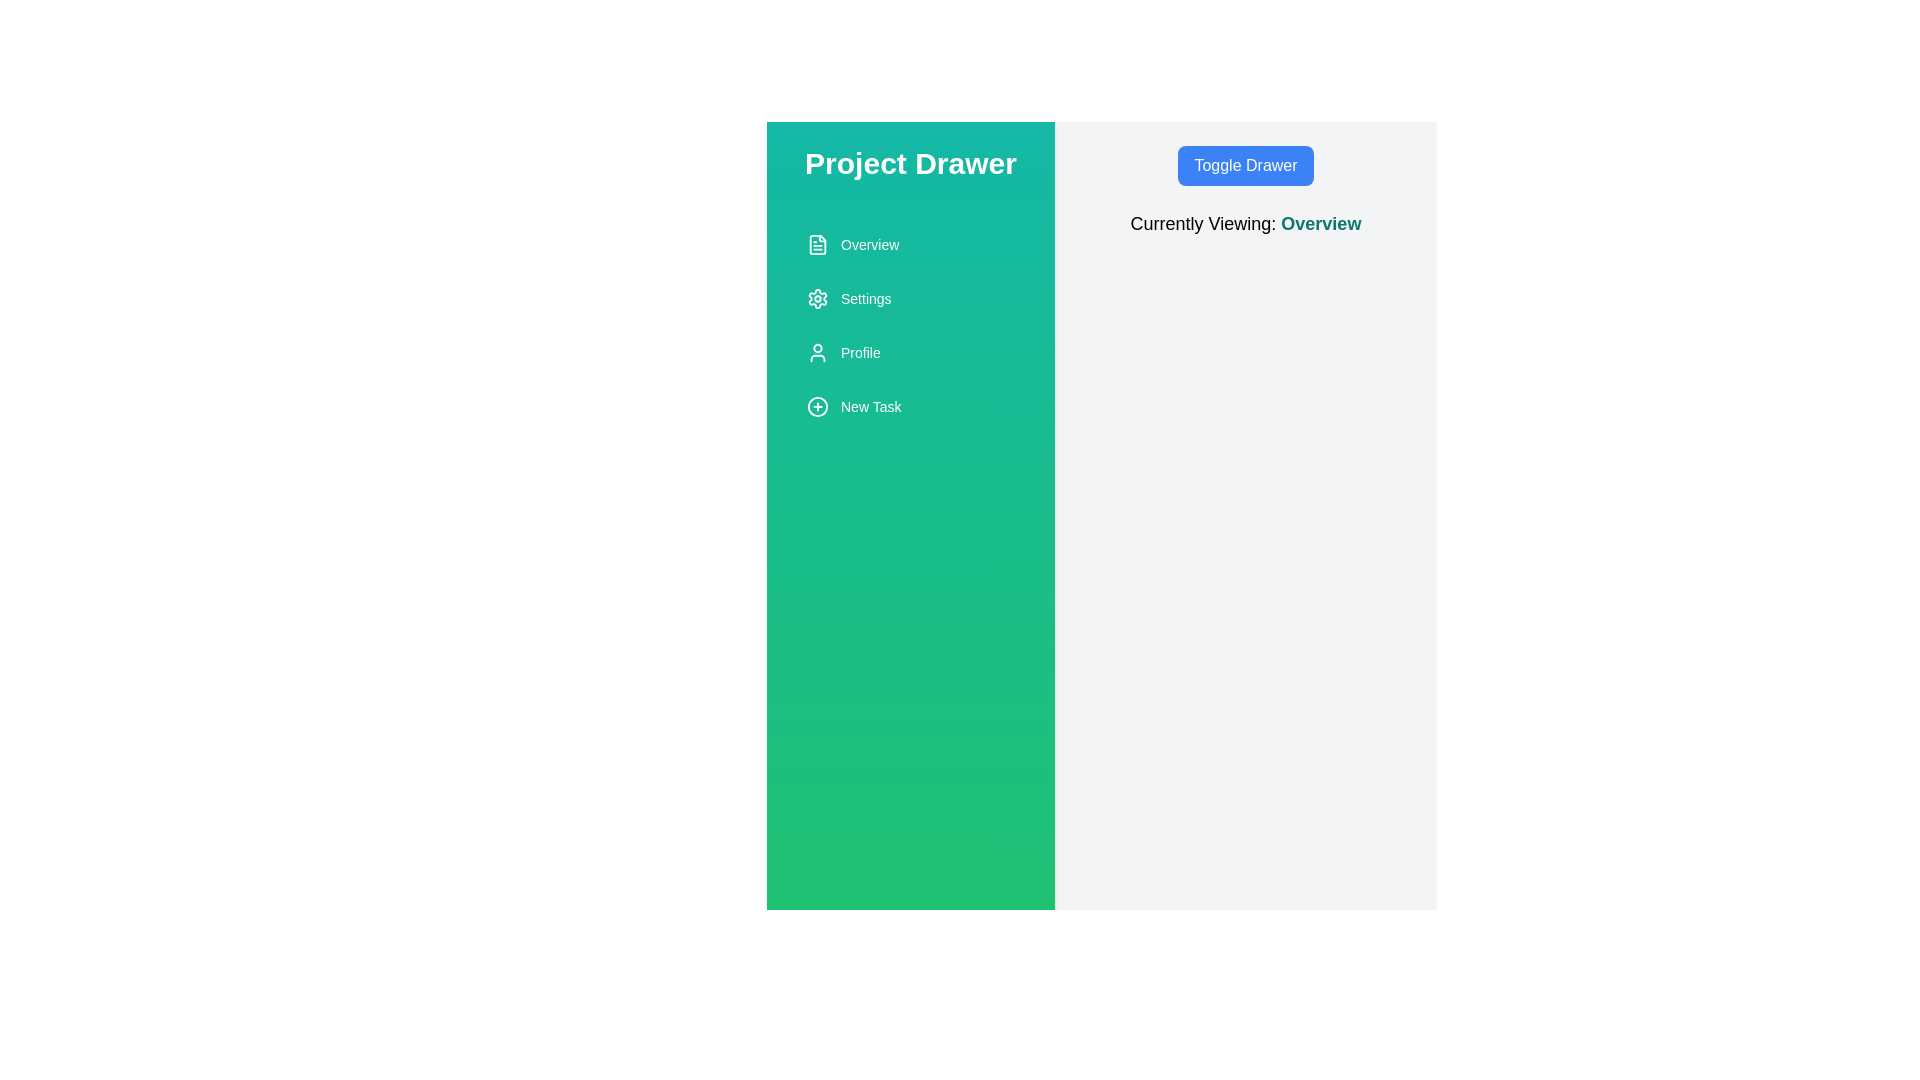 The image size is (1920, 1080). I want to click on the header text 'Project Drawer' for copying, so click(910, 163).